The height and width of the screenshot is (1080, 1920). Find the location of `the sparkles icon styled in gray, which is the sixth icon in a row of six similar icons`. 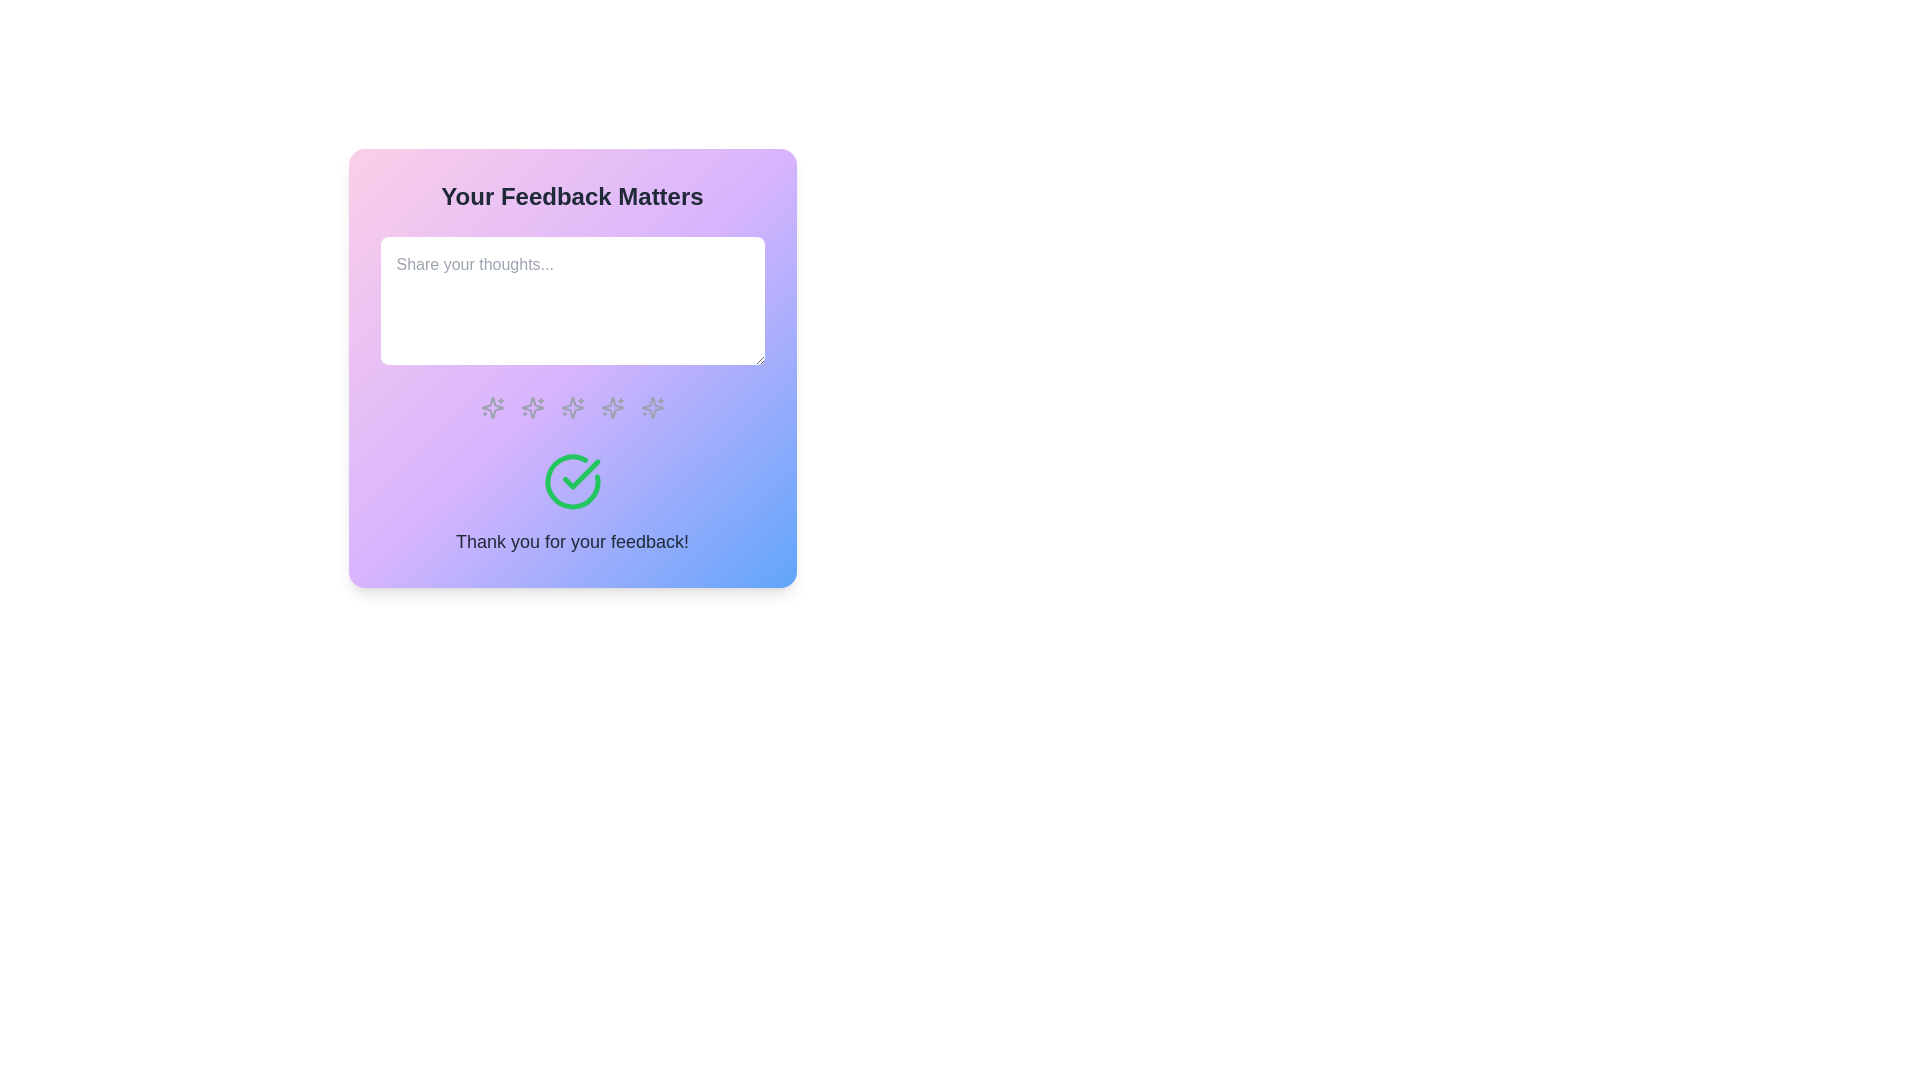

the sparkles icon styled in gray, which is the sixth icon in a row of six similar icons is located at coordinates (652, 407).